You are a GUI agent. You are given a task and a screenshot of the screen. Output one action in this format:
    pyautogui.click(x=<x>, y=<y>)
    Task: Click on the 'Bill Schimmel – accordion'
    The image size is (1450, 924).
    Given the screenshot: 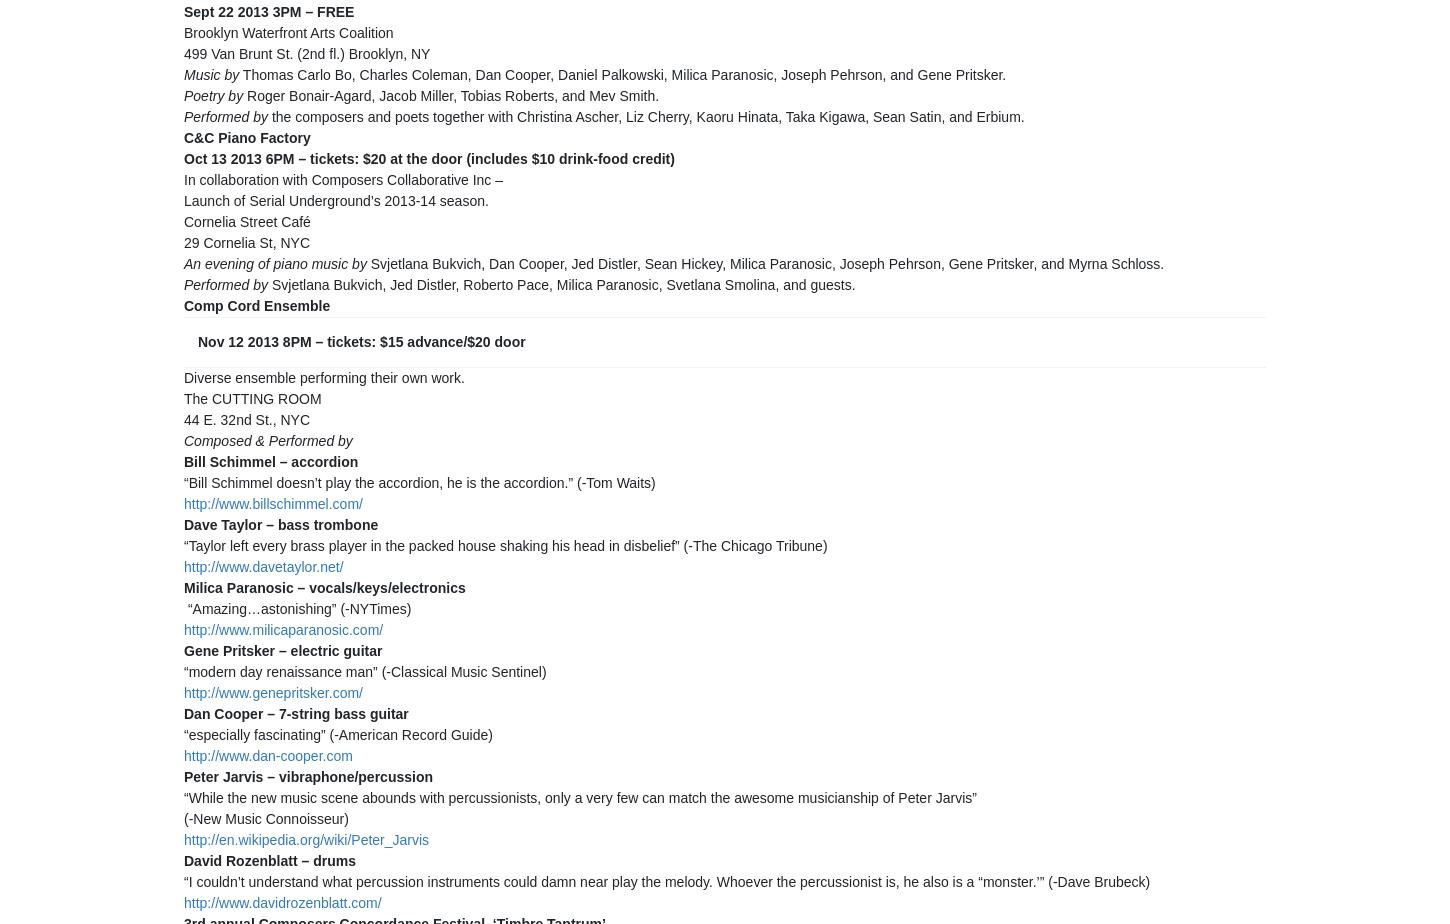 What is the action you would take?
    pyautogui.click(x=271, y=462)
    